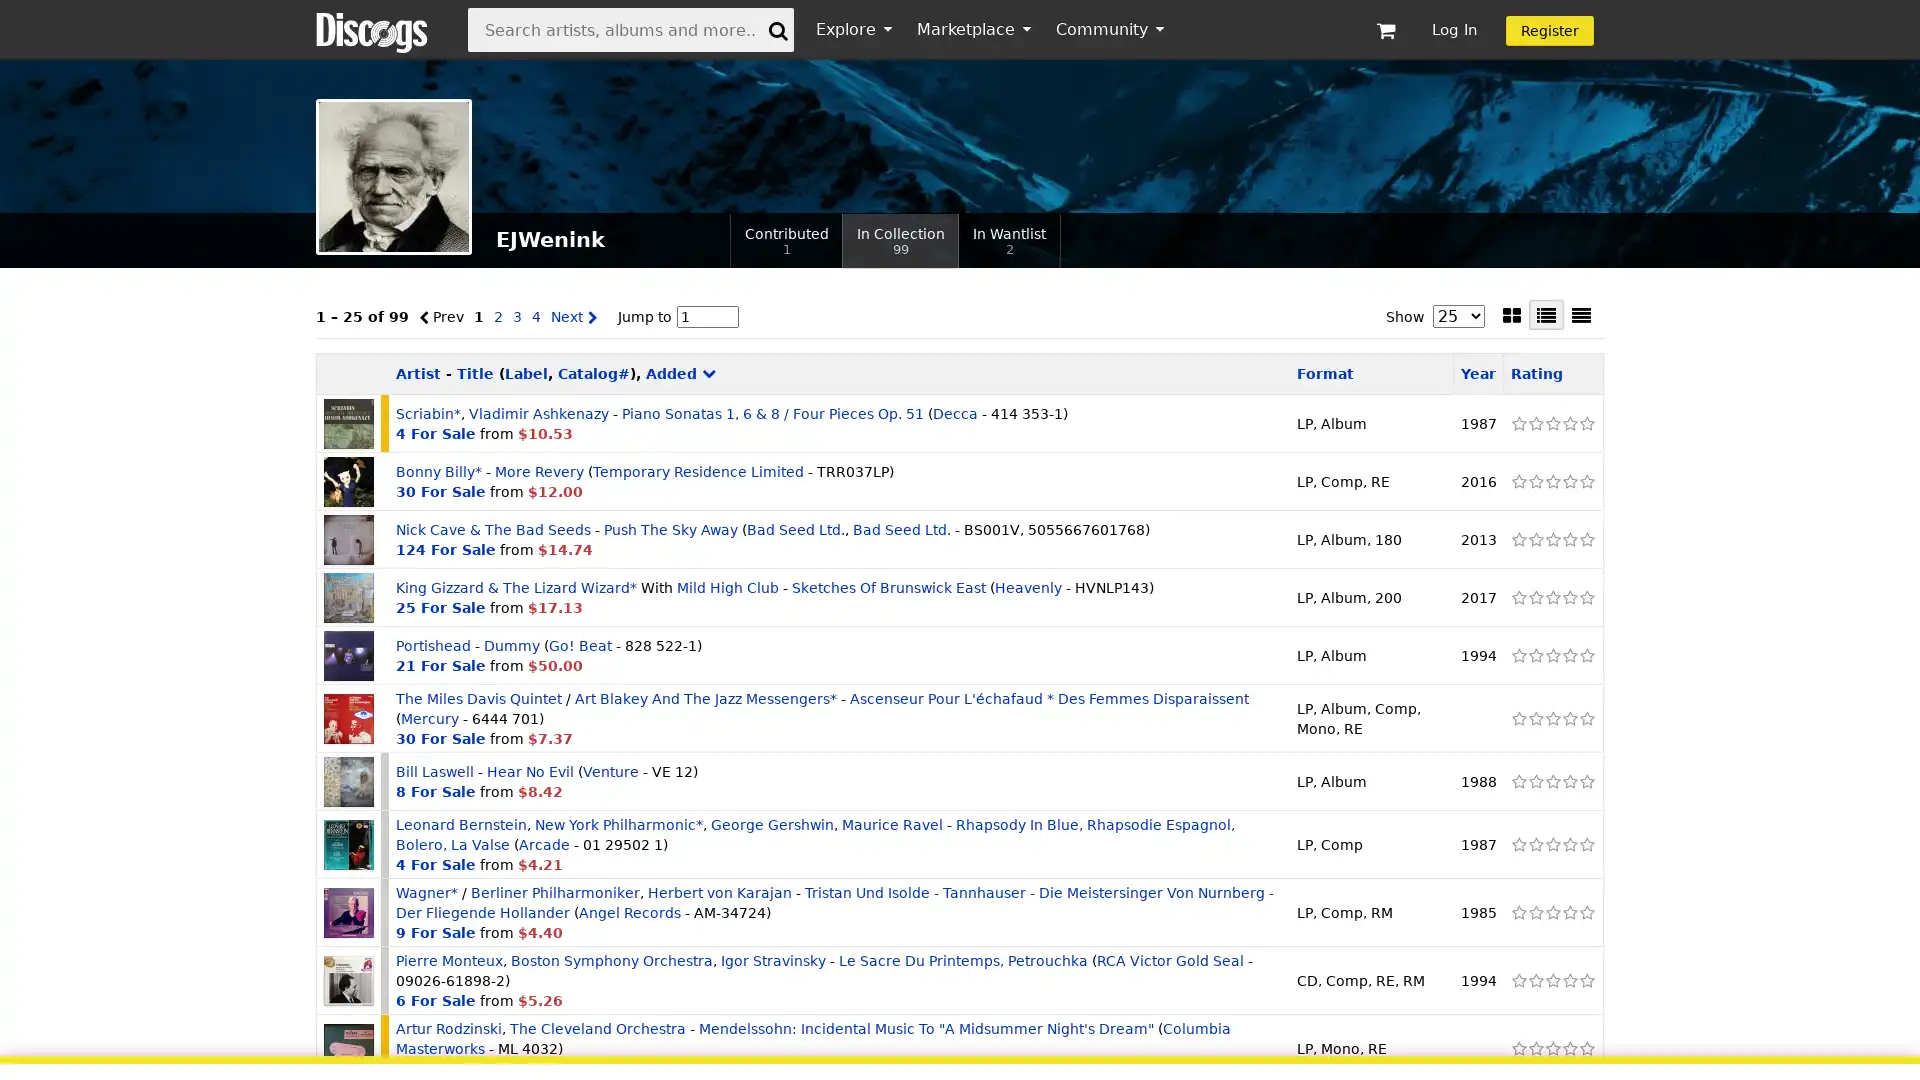 This screenshot has width=1920, height=1080. Describe the element at coordinates (1534, 781) in the screenshot. I see `Rate this release 2 stars.` at that location.